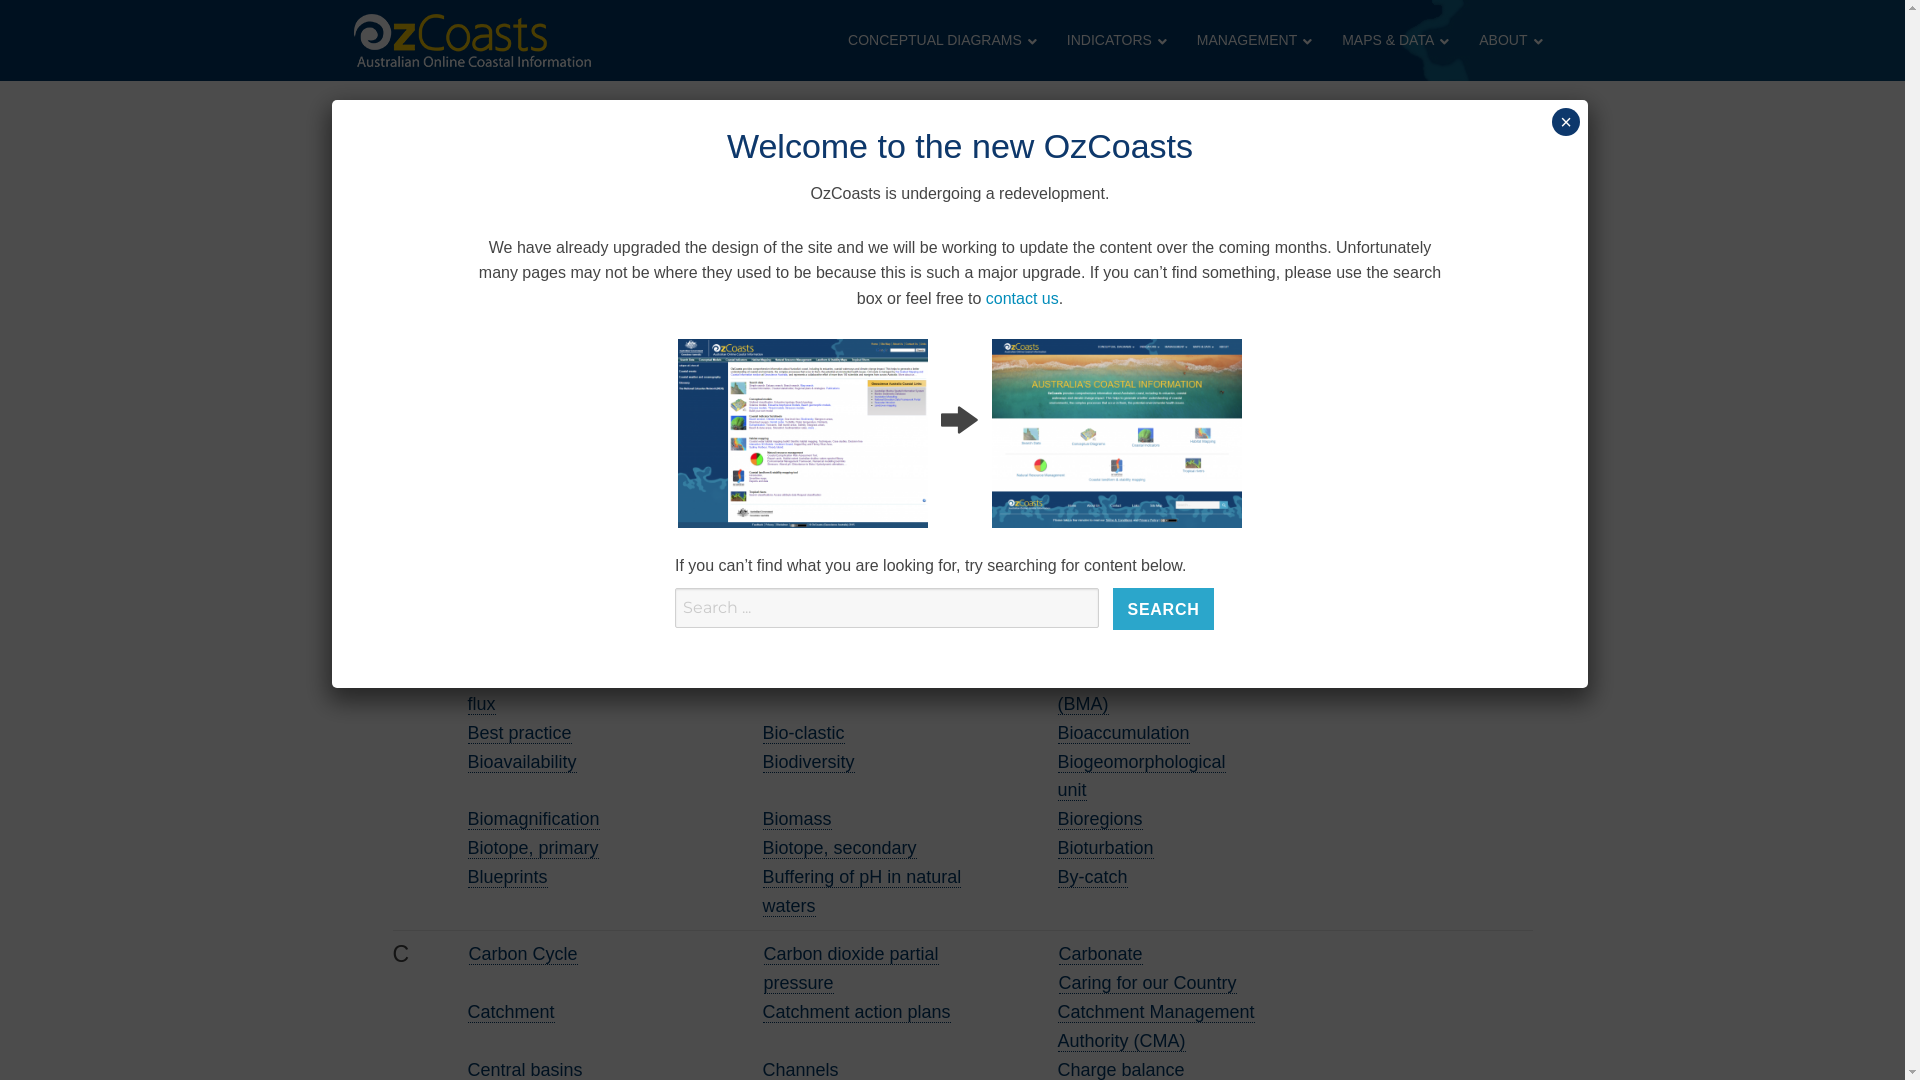  I want to click on 'CONCEPTUAL DIAGRAMS', so click(936, 40).